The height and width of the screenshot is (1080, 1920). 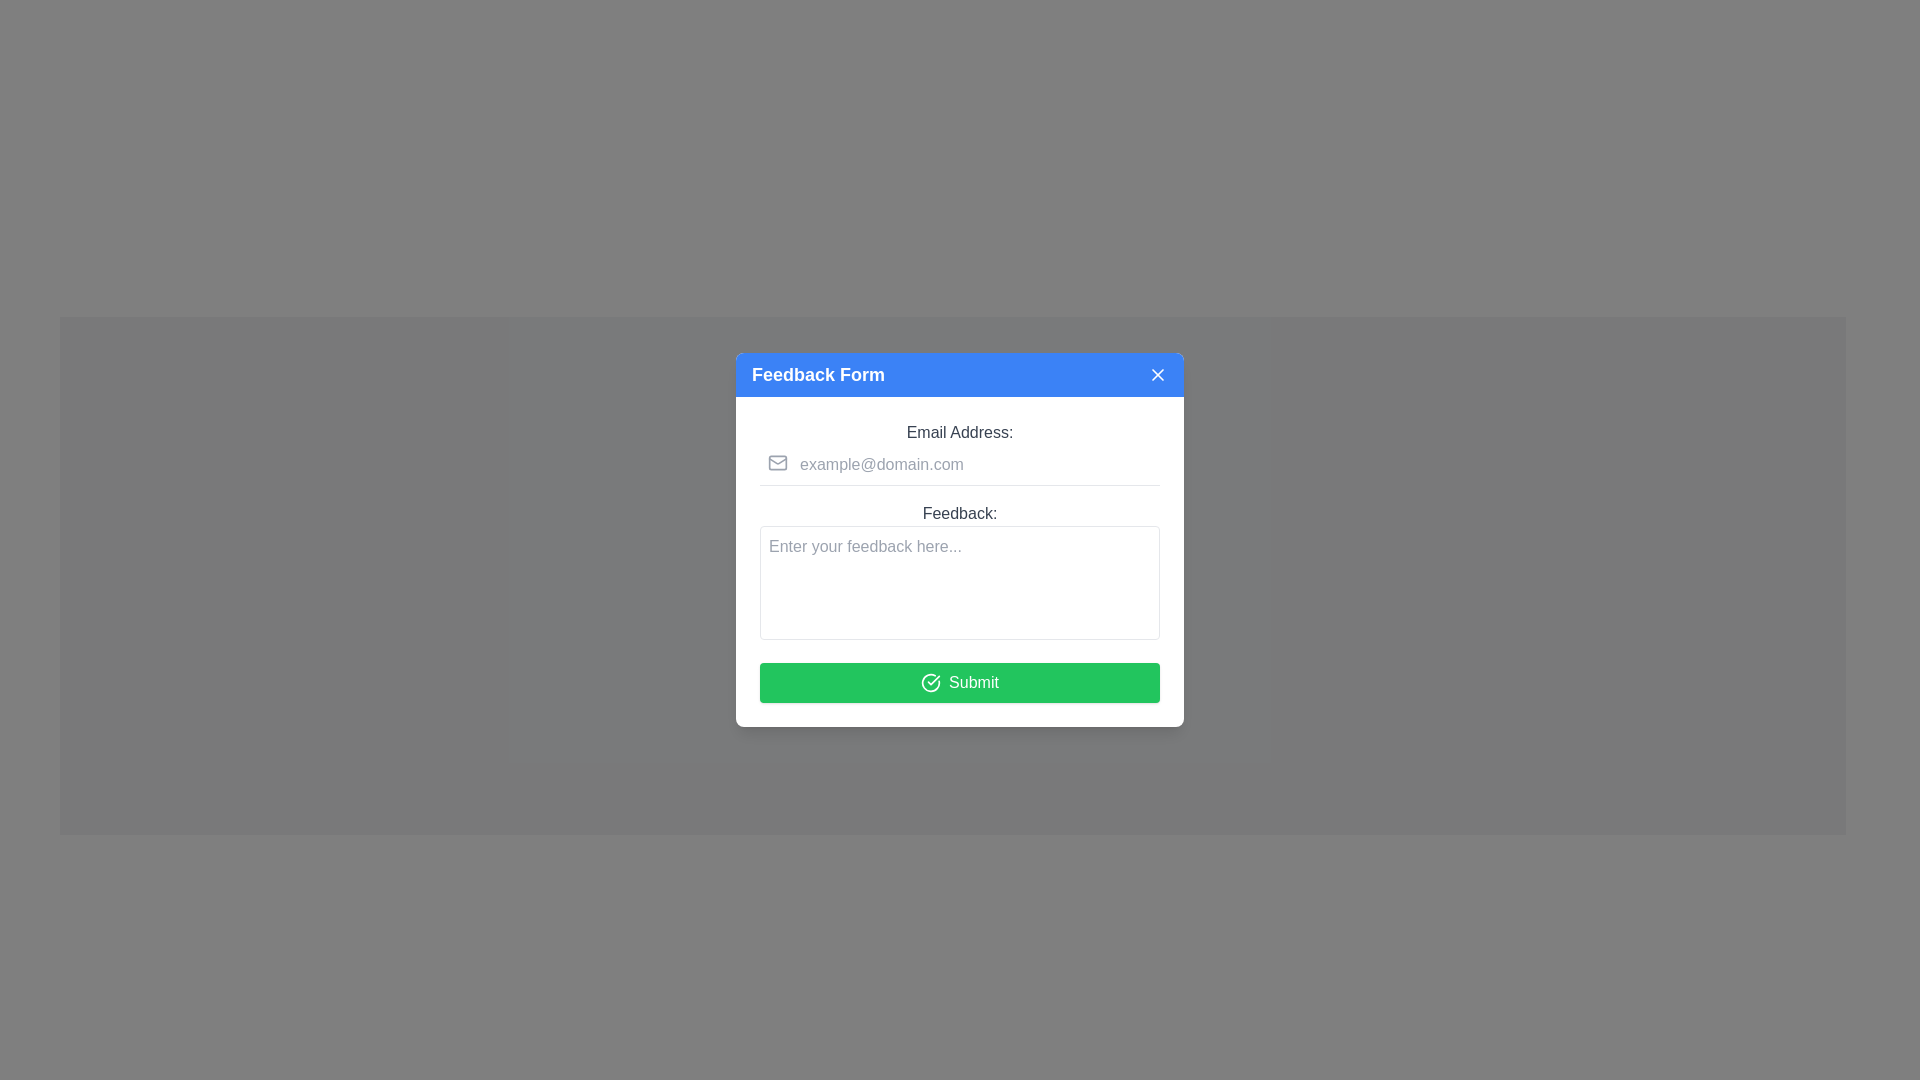 I want to click on the 'Feedback Form' text label, which is prominently displayed in white over a blue rectangle at the top-left of the header bar, so click(x=818, y=374).